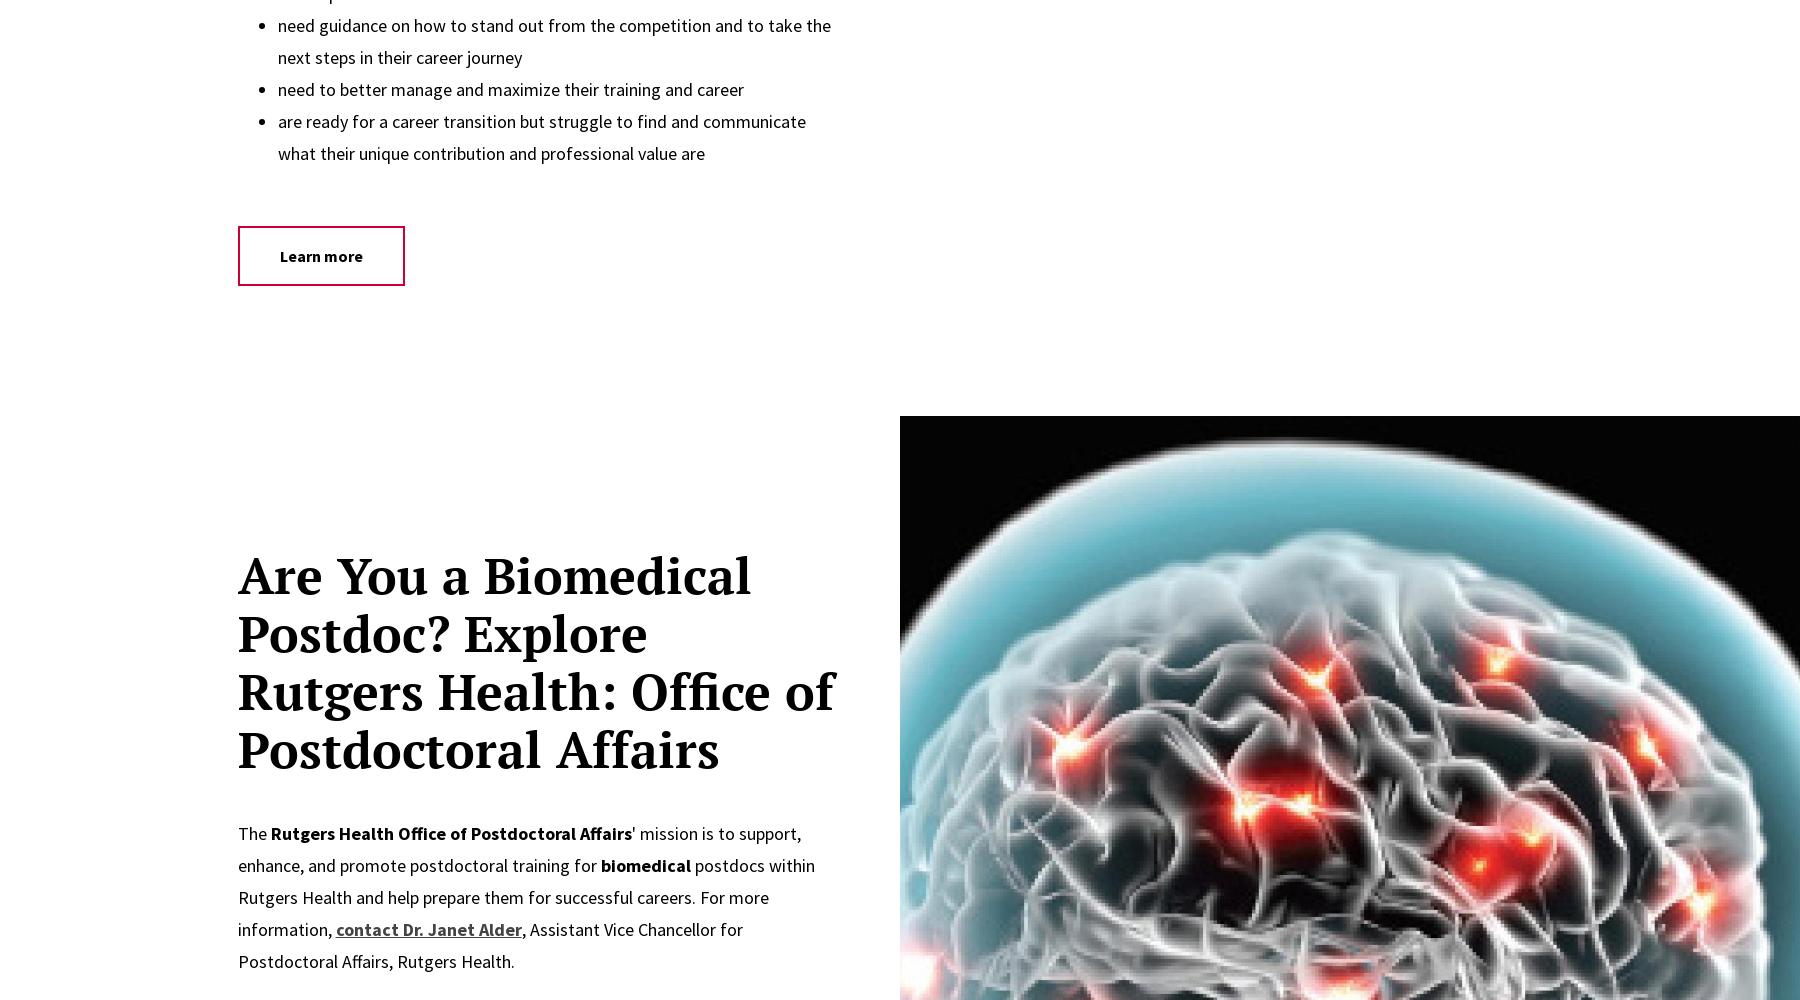 The width and height of the screenshot is (1800, 1000). Describe the element at coordinates (333, 929) in the screenshot. I see `'contact Dr. Janet Alder'` at that location.